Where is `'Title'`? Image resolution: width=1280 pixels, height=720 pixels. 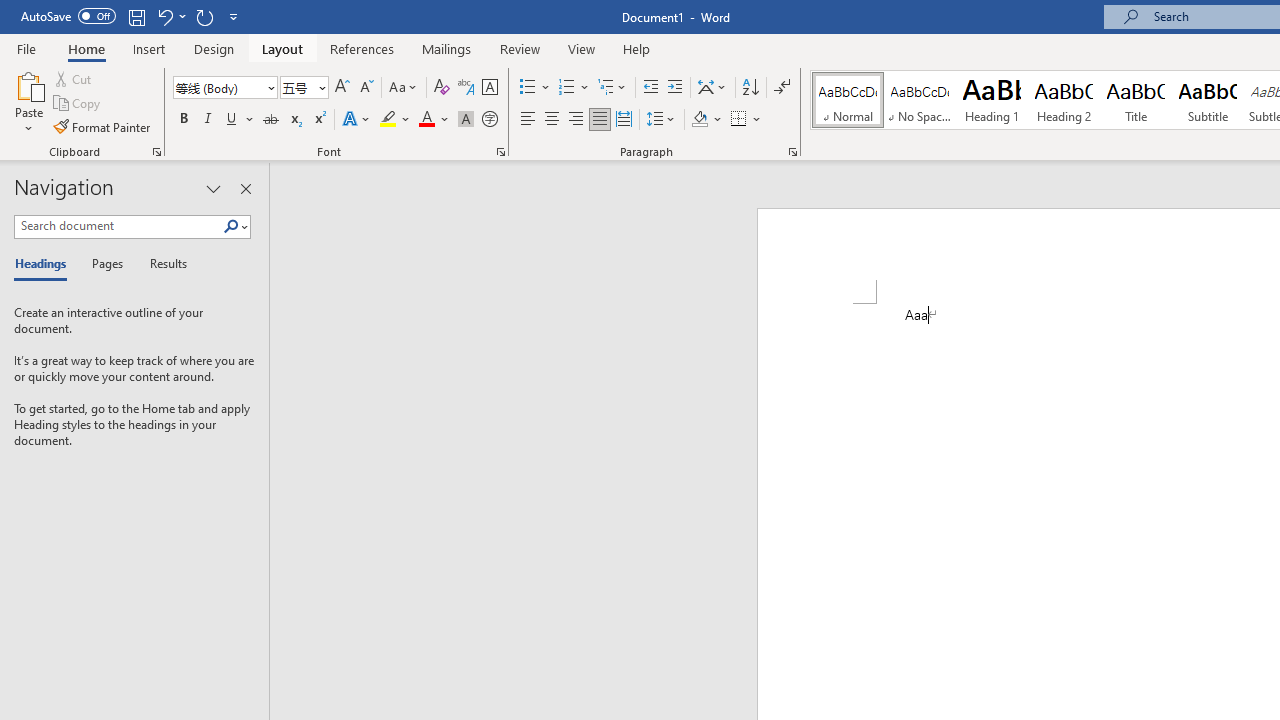
'Title' is located at coordinates (1136, 100).